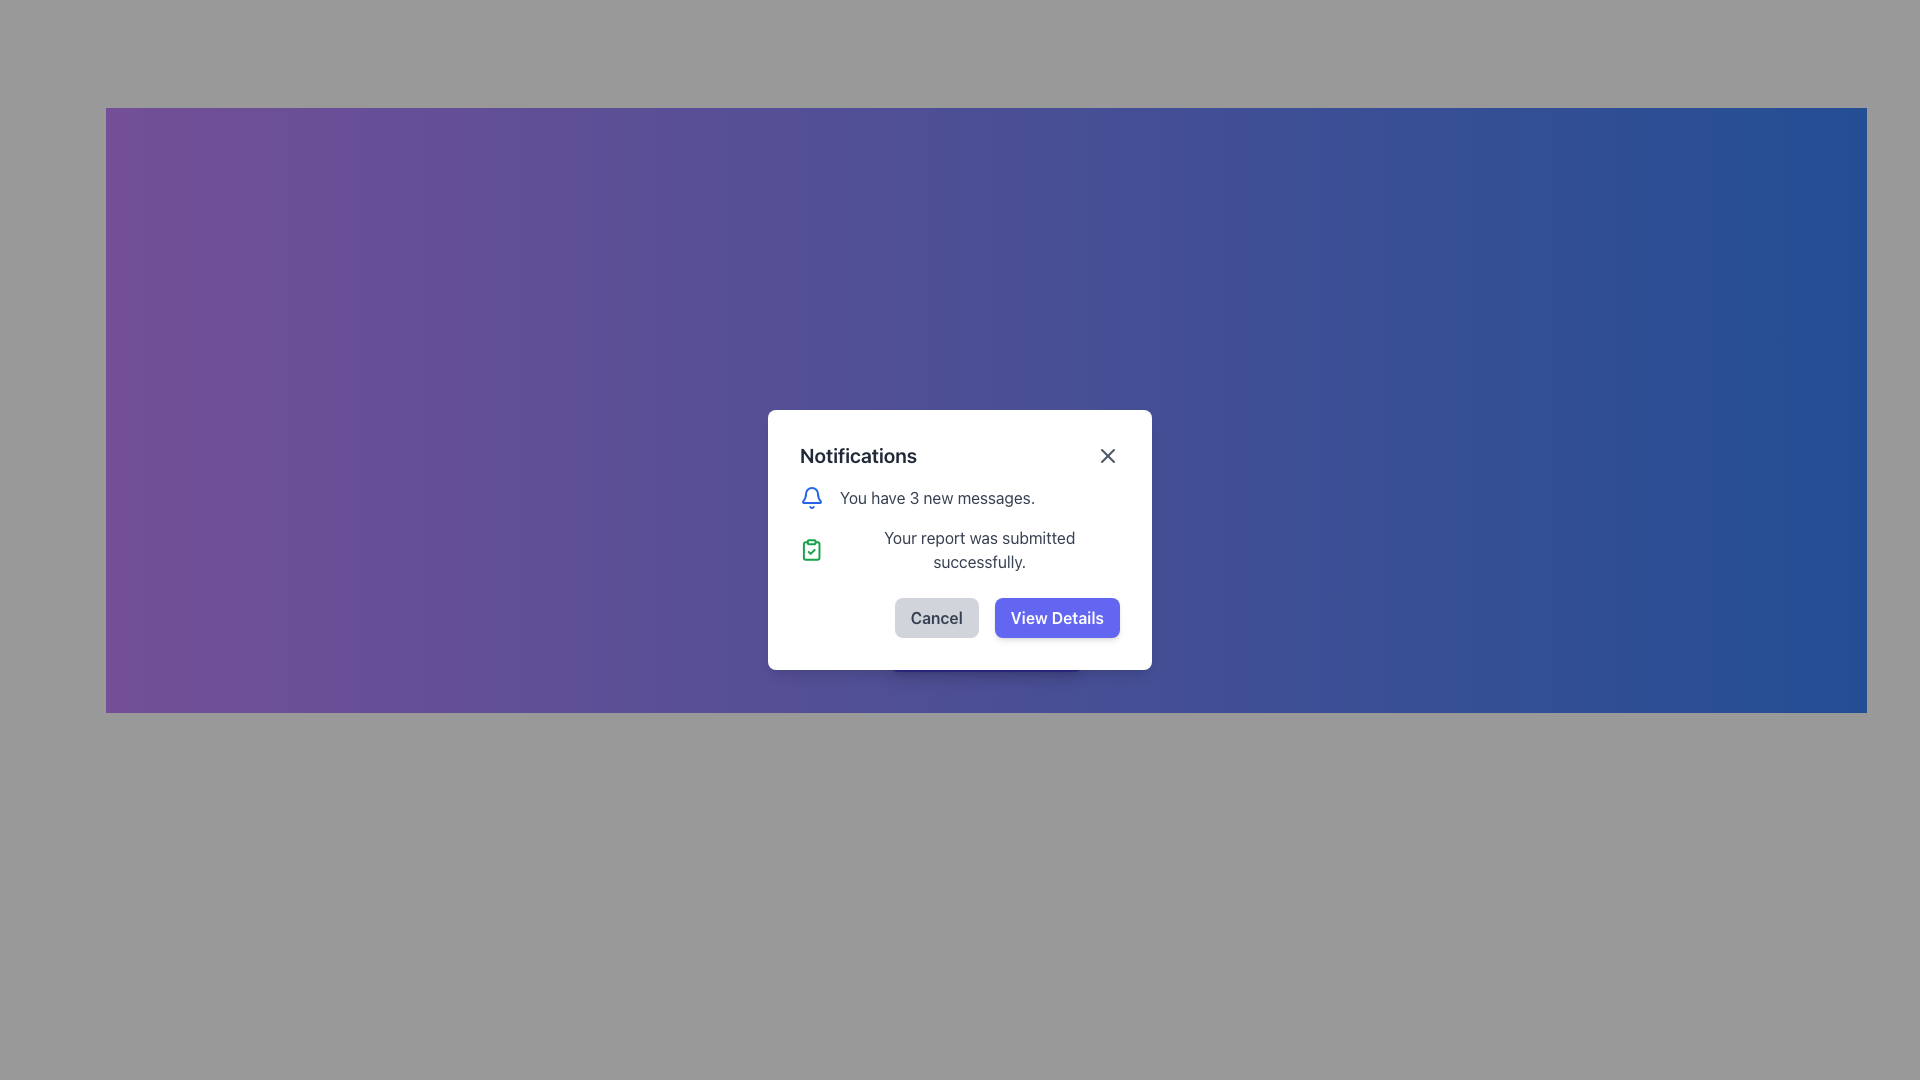 This screenshot has height=1080, width=1920. I want to click on the clipboard icon located in the modal dialog below the 'Notifications' headline, aligned to the left side next to the report submission text, so click(811, 551).